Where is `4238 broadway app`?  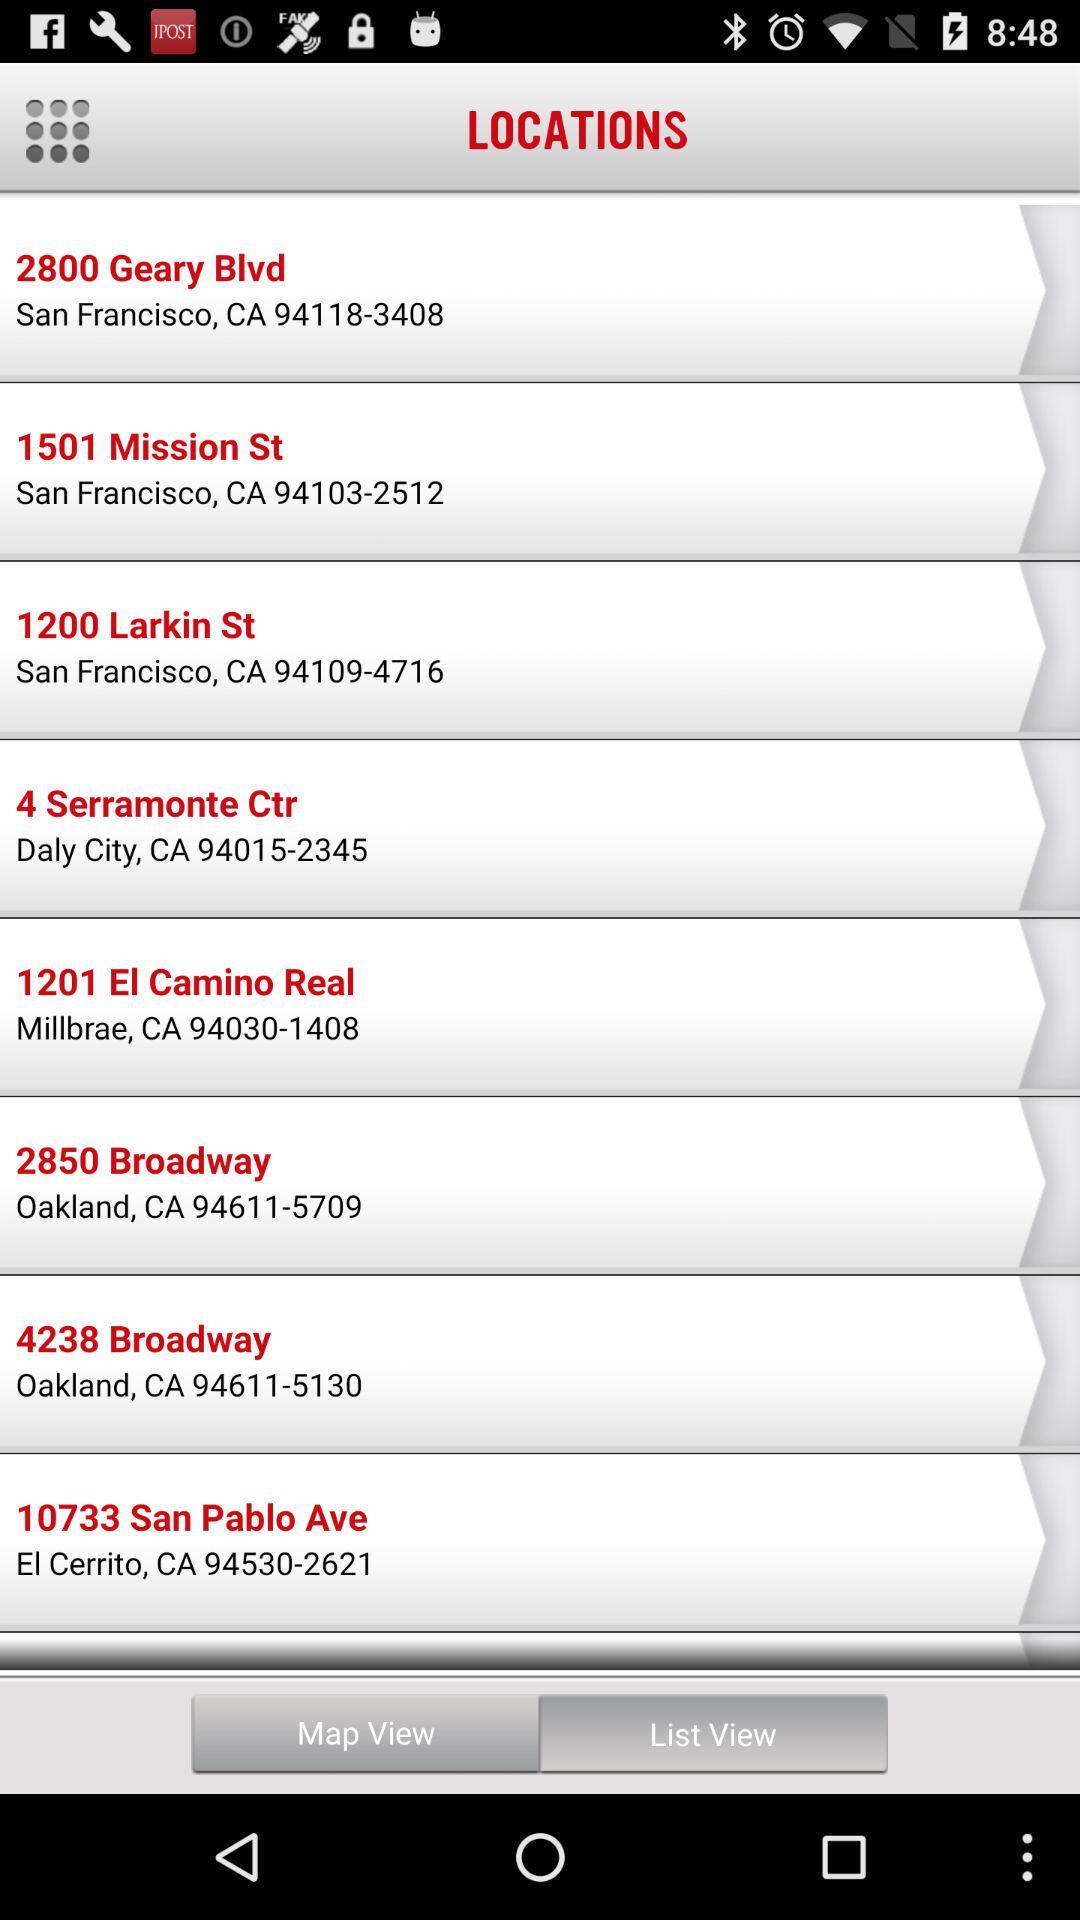
4238 broadway app is located at coordinates (142, 1341).